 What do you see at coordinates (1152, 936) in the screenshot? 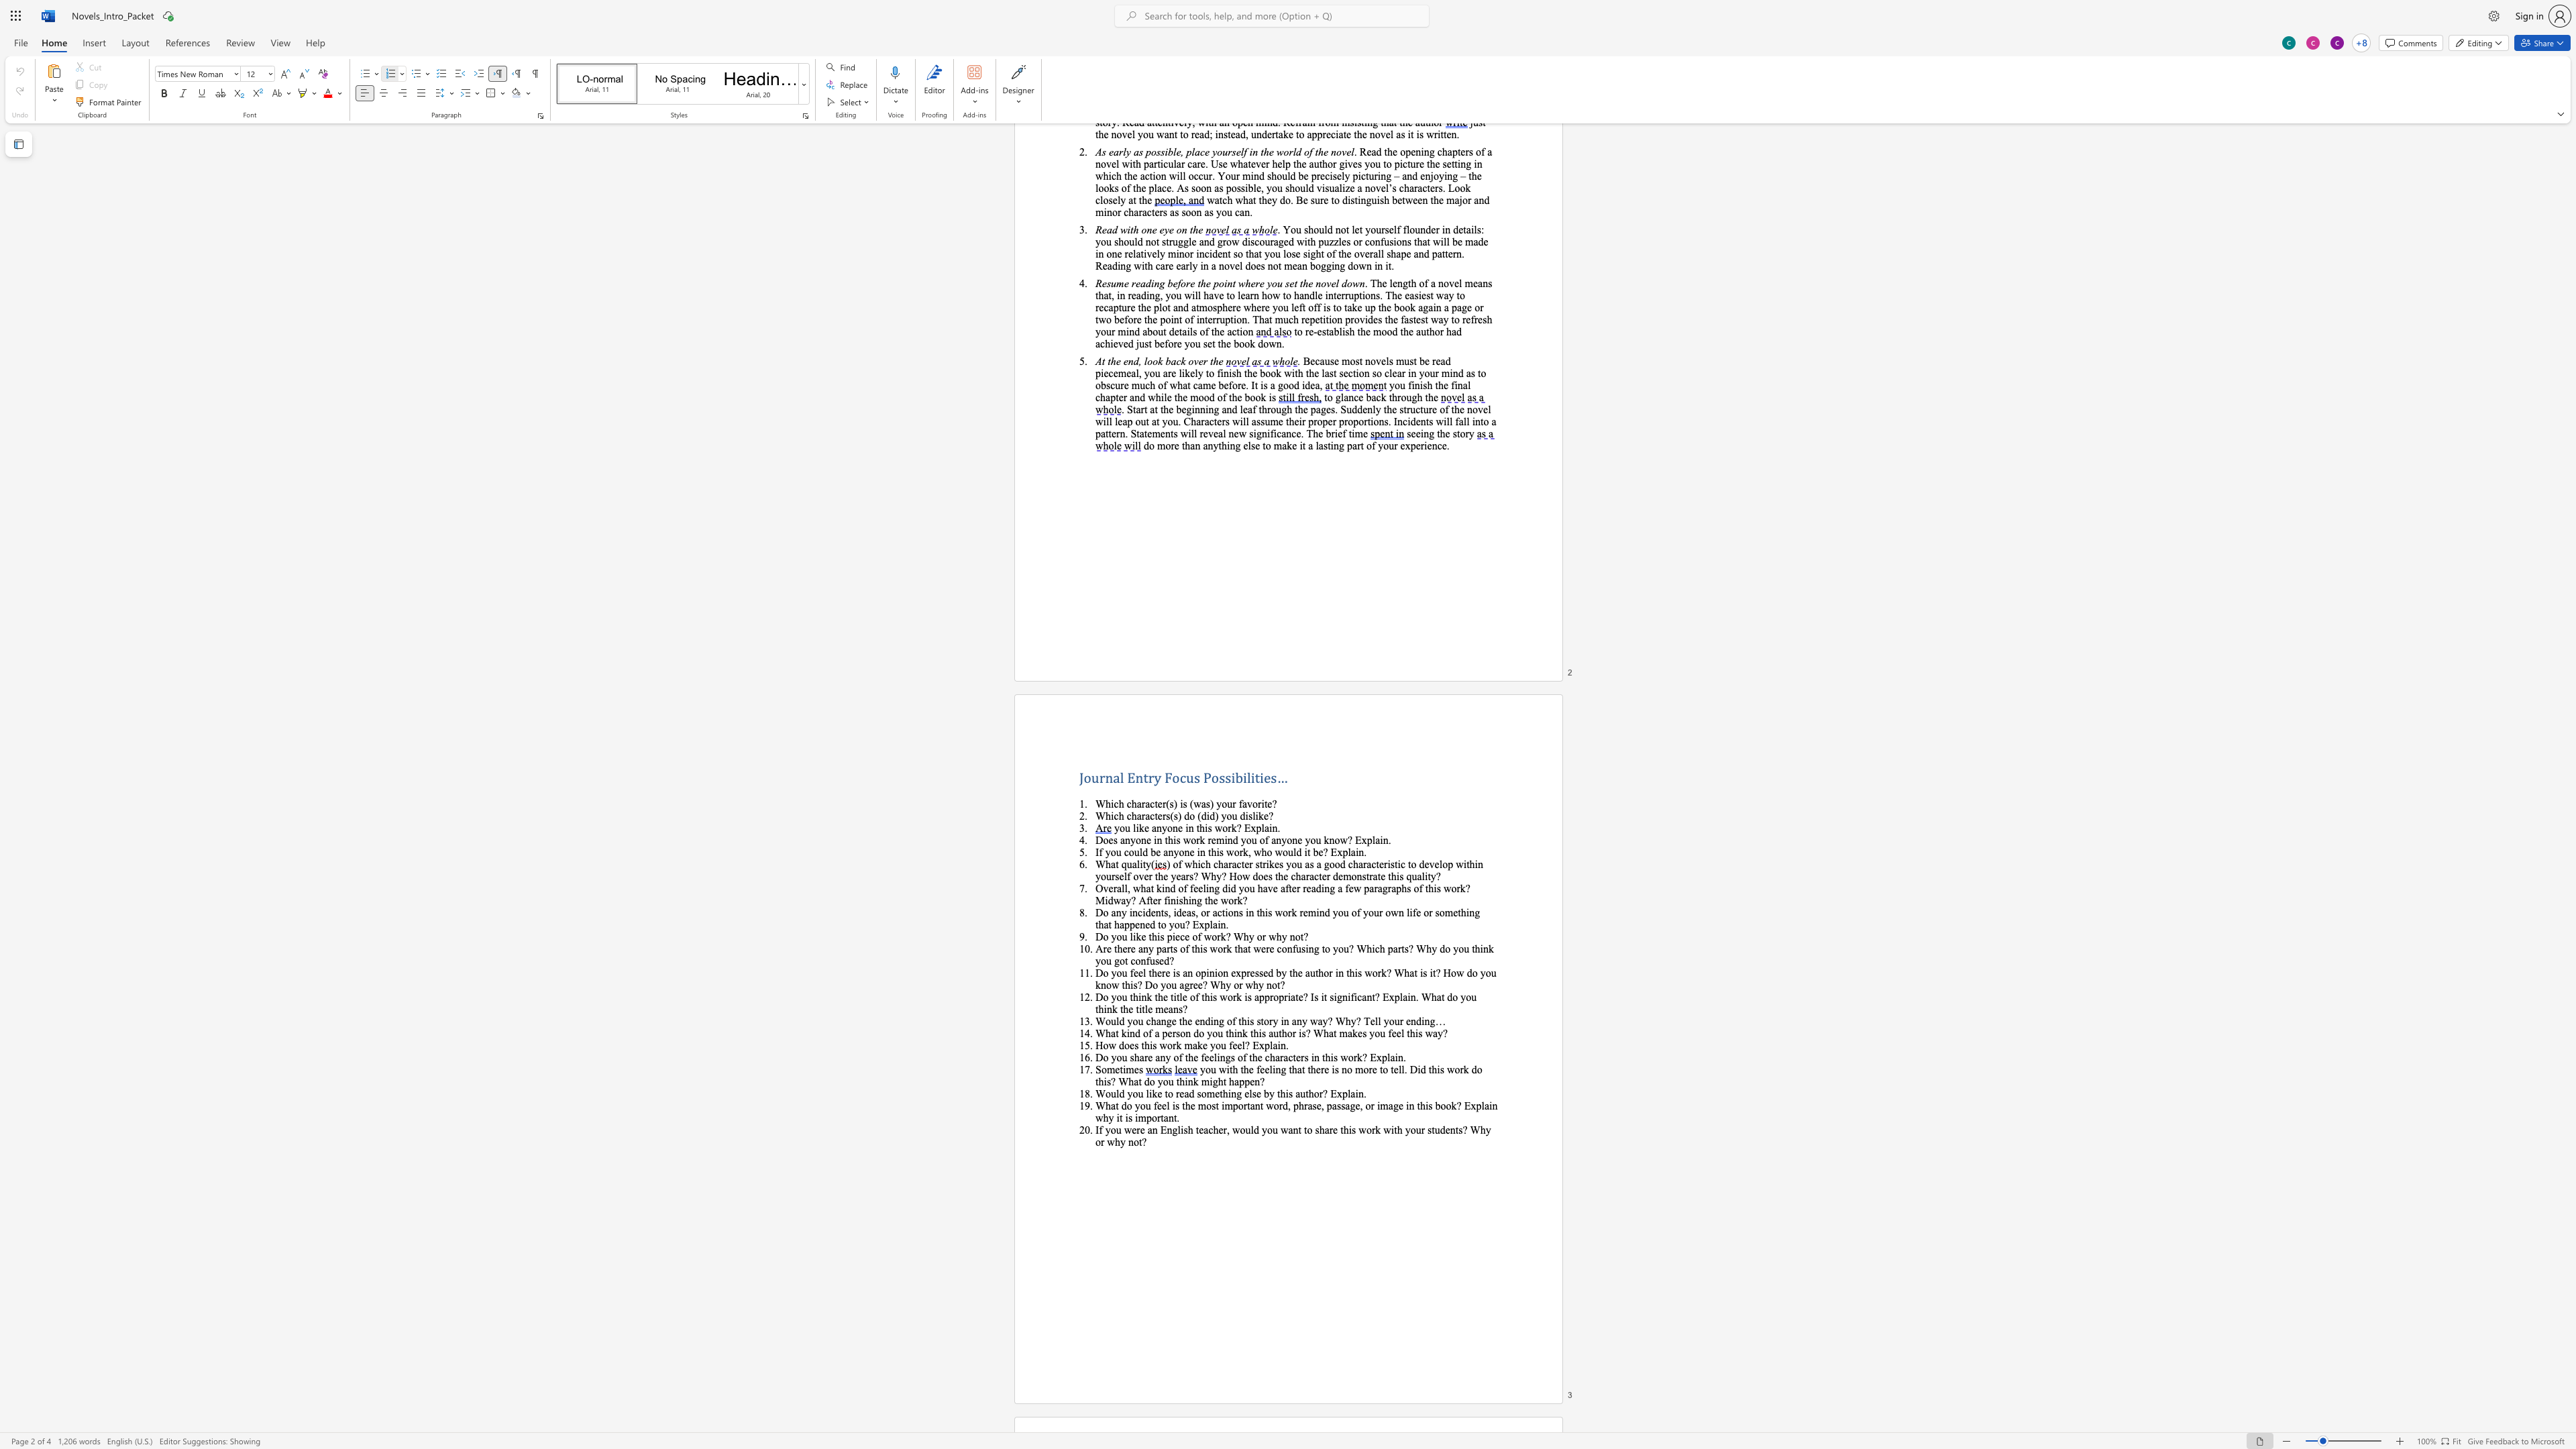
I see `the space between the continuous character "t" and "h" in the text` at bounding box center [1152, 936].